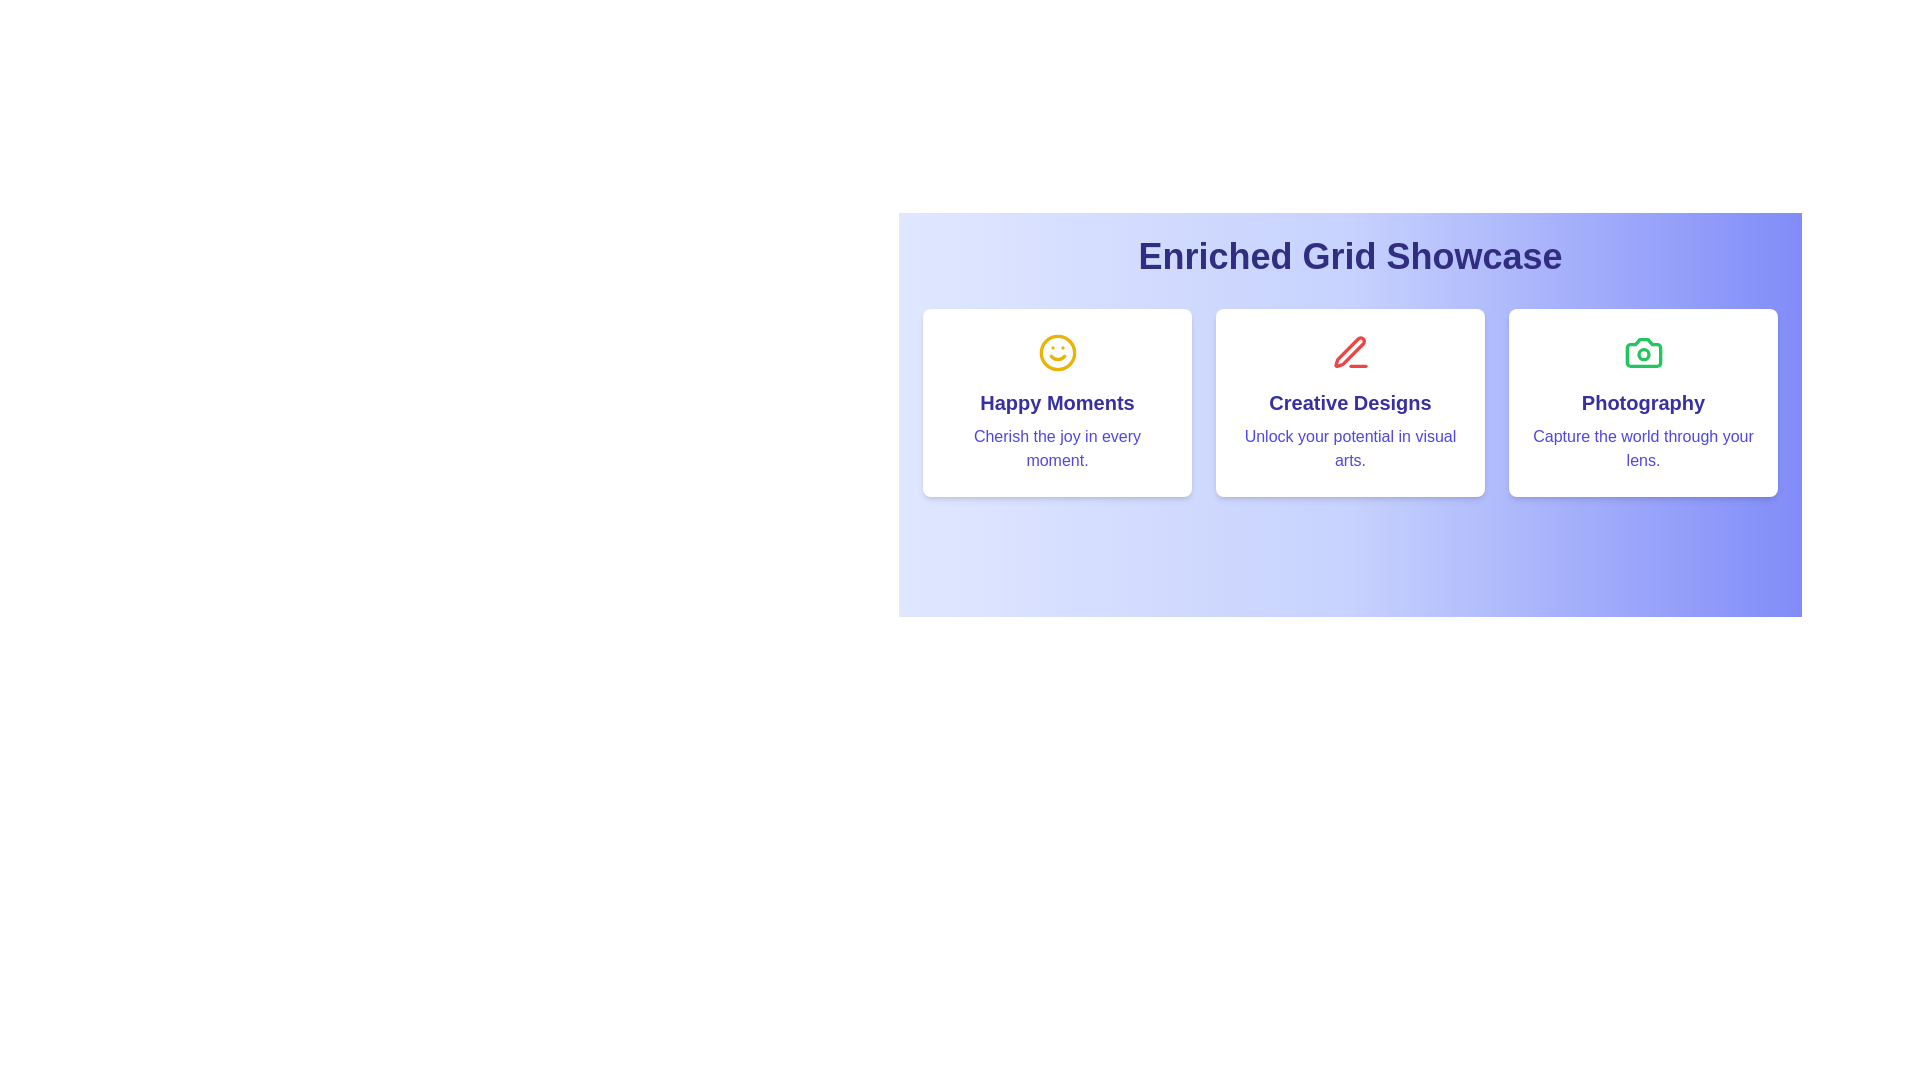 The height and width of the screenshot is (1080, 1920). What do you see at coordinates (1350, 402) in the screenshot?
I see `text of the Text label that serves as a heading for visual arts-related content, positioned centrally between 'Happy Moments' and 'Photography'` at bounding box center [1350, 402].